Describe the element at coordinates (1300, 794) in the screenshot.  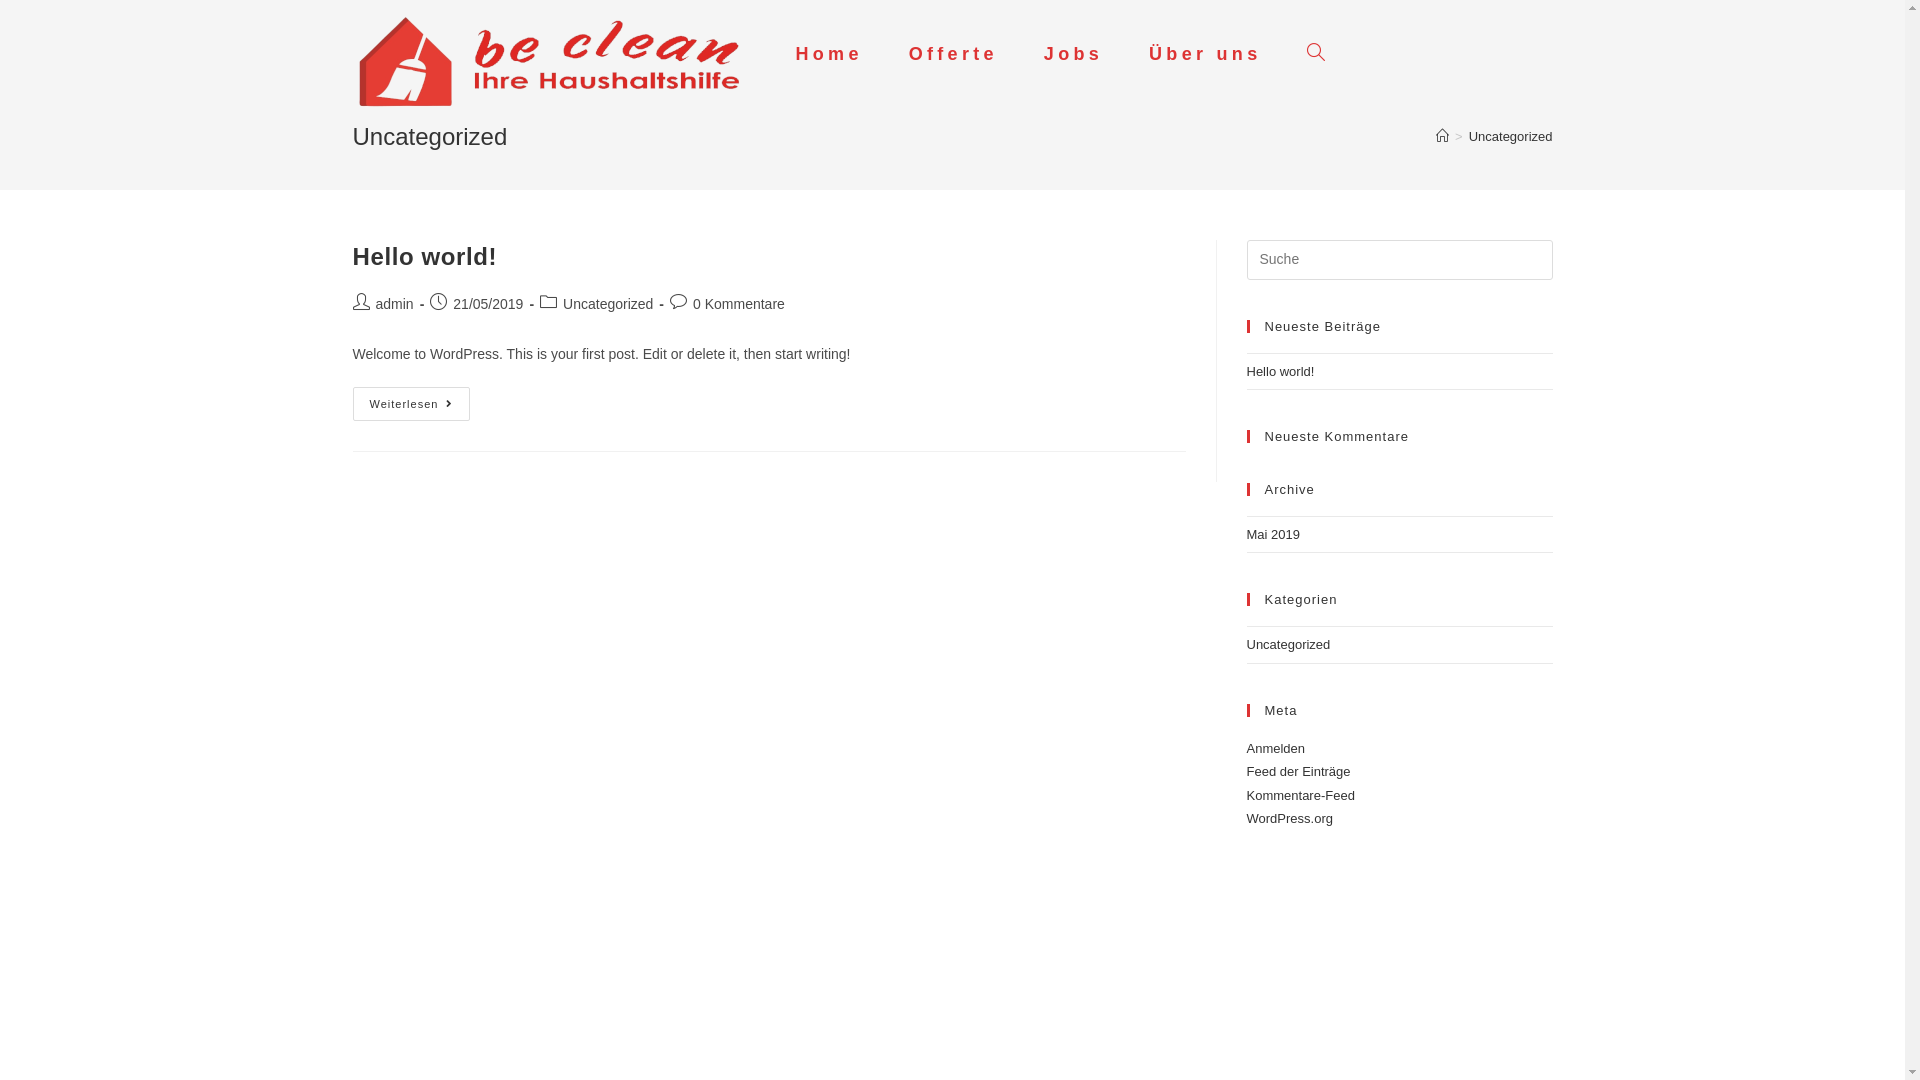
I see `'Kommentare-Feed'` at that location.